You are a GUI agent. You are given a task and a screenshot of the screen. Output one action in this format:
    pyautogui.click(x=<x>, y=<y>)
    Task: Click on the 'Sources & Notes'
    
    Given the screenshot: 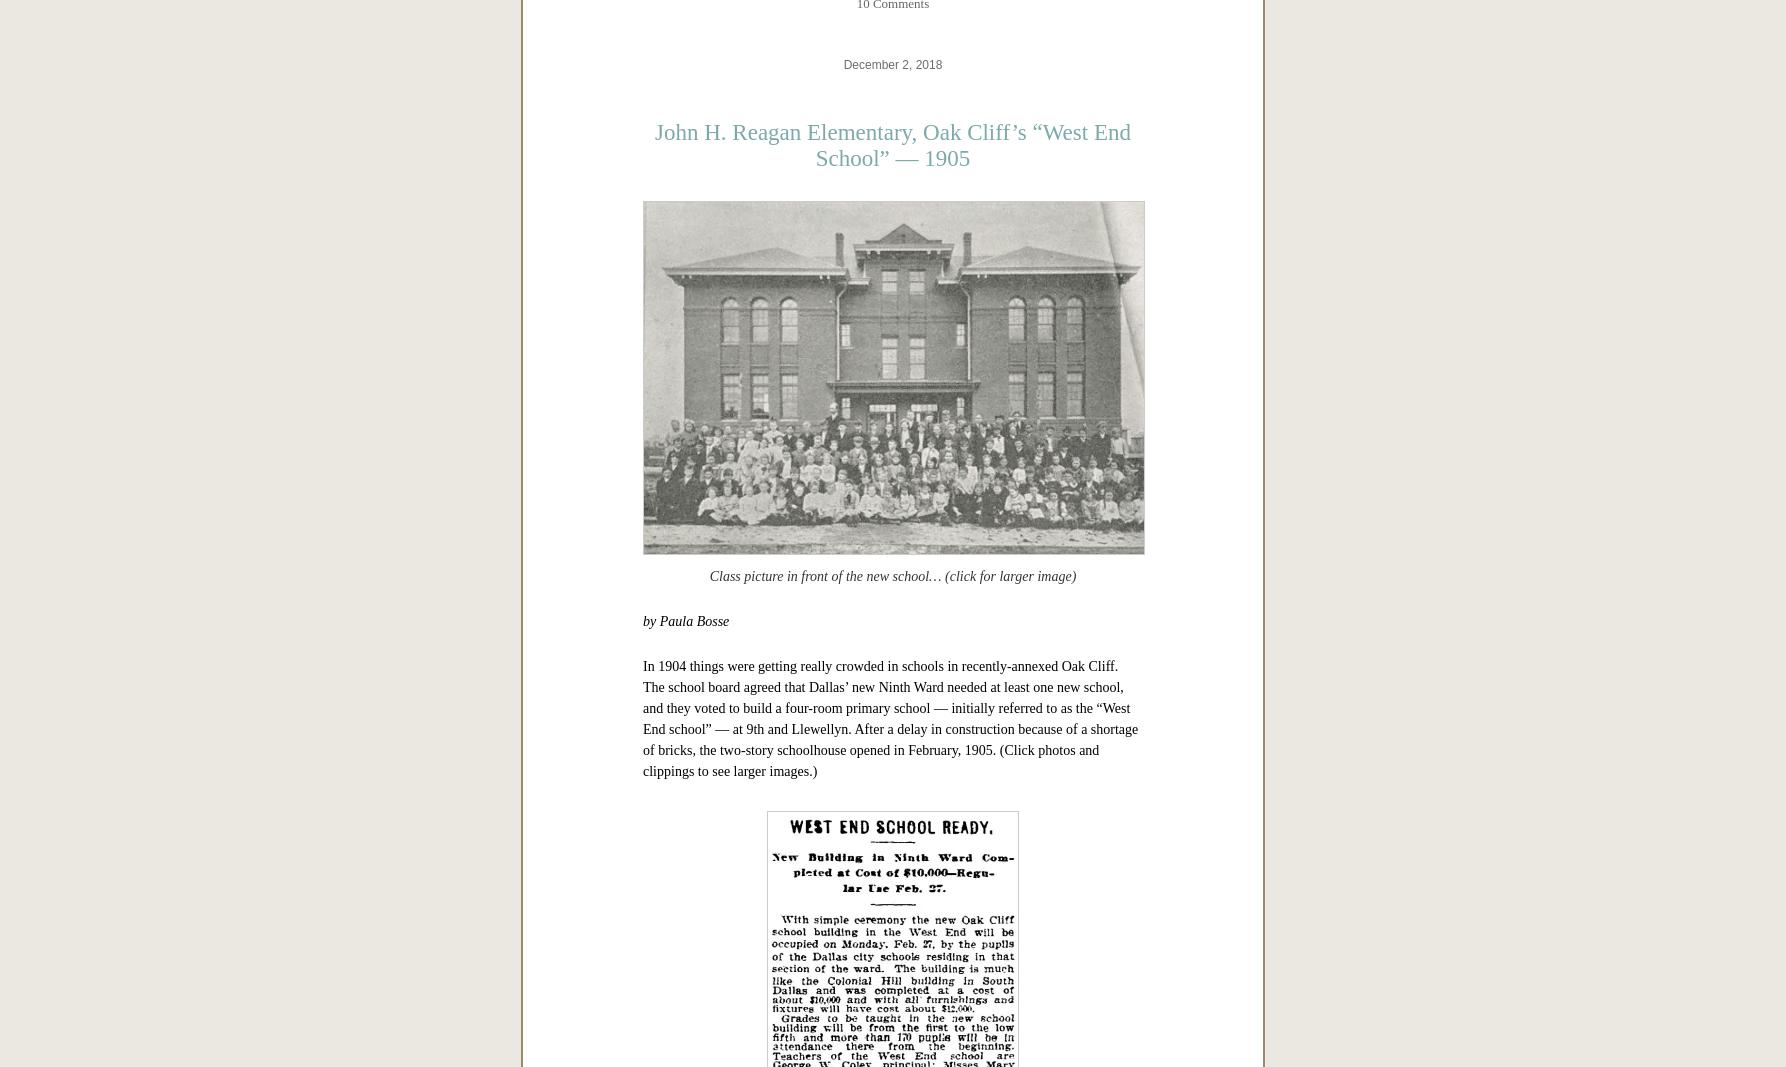 What is the action you would take?
    pyautogui.click(x=699, y=29)
    